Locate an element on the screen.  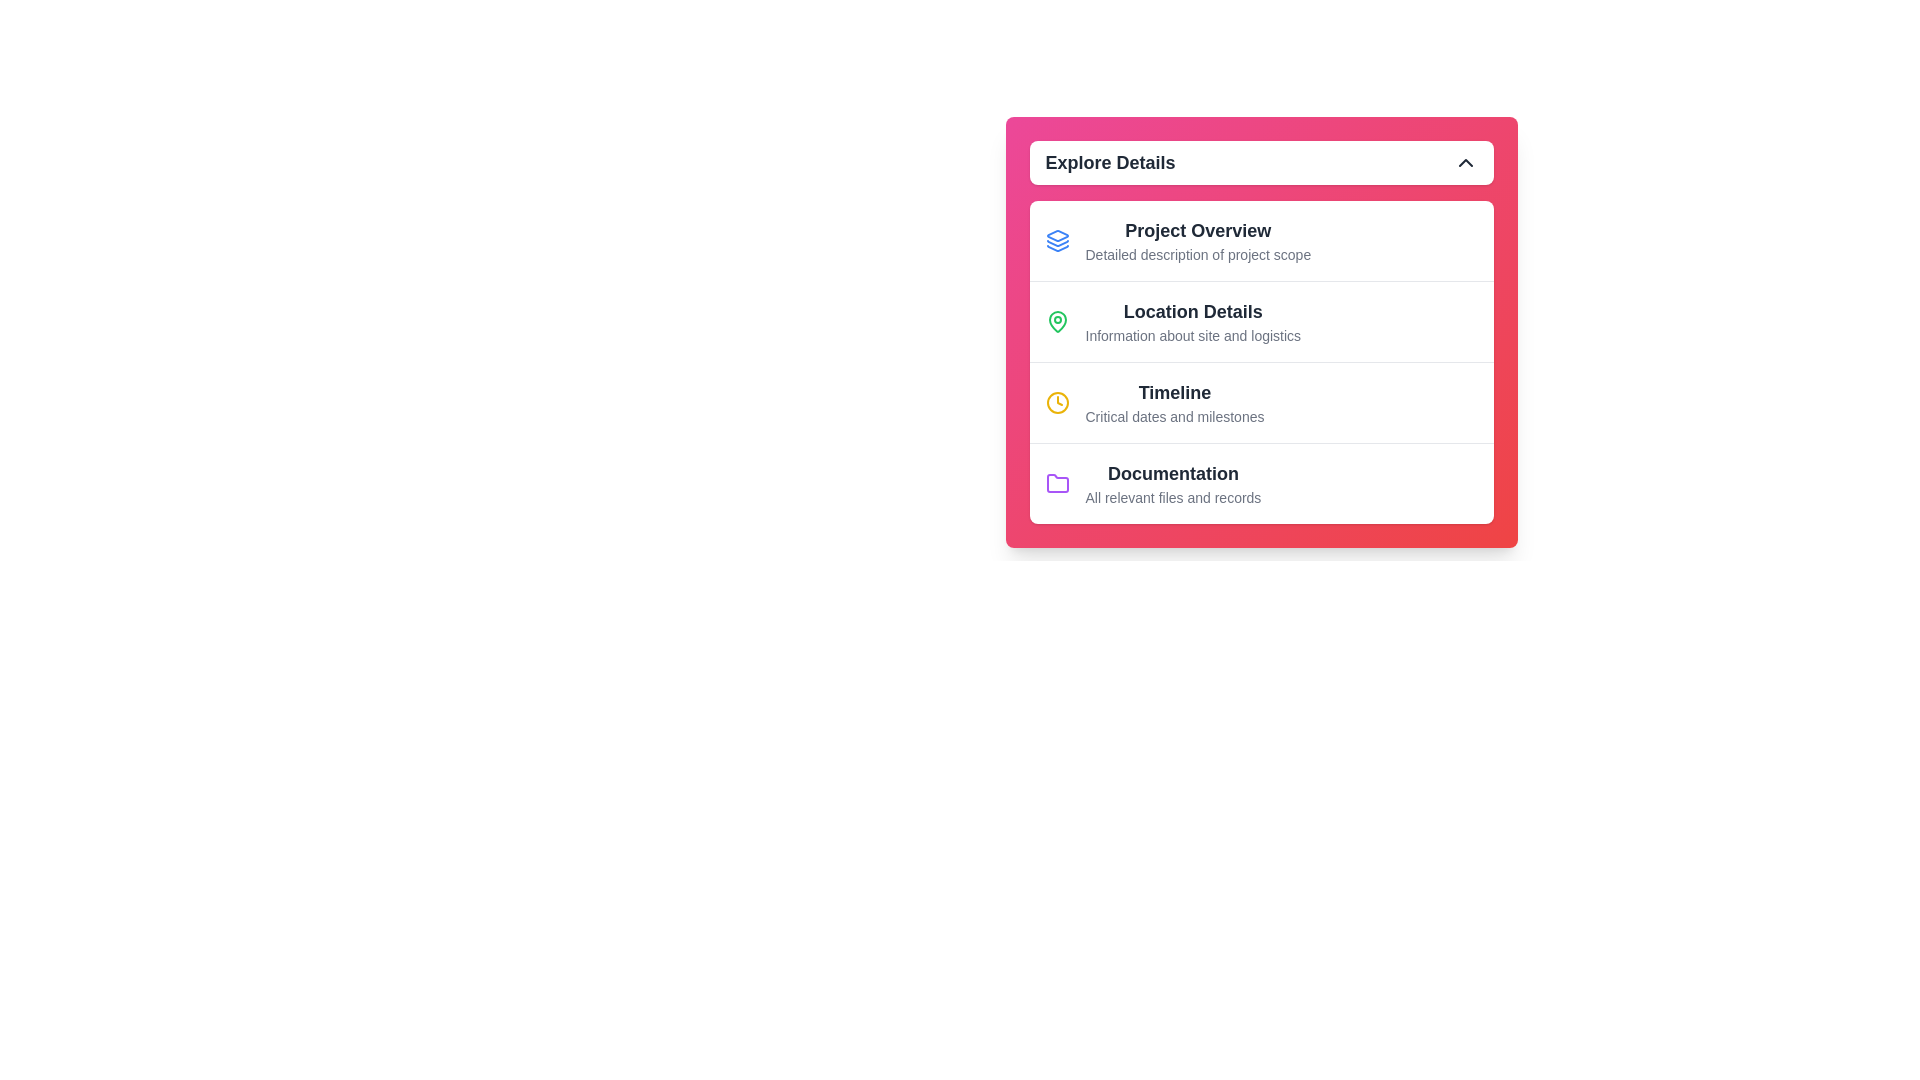
the 'Project Overview' card in the 'Explore Details' panel is located at coordinates (1260, 239).